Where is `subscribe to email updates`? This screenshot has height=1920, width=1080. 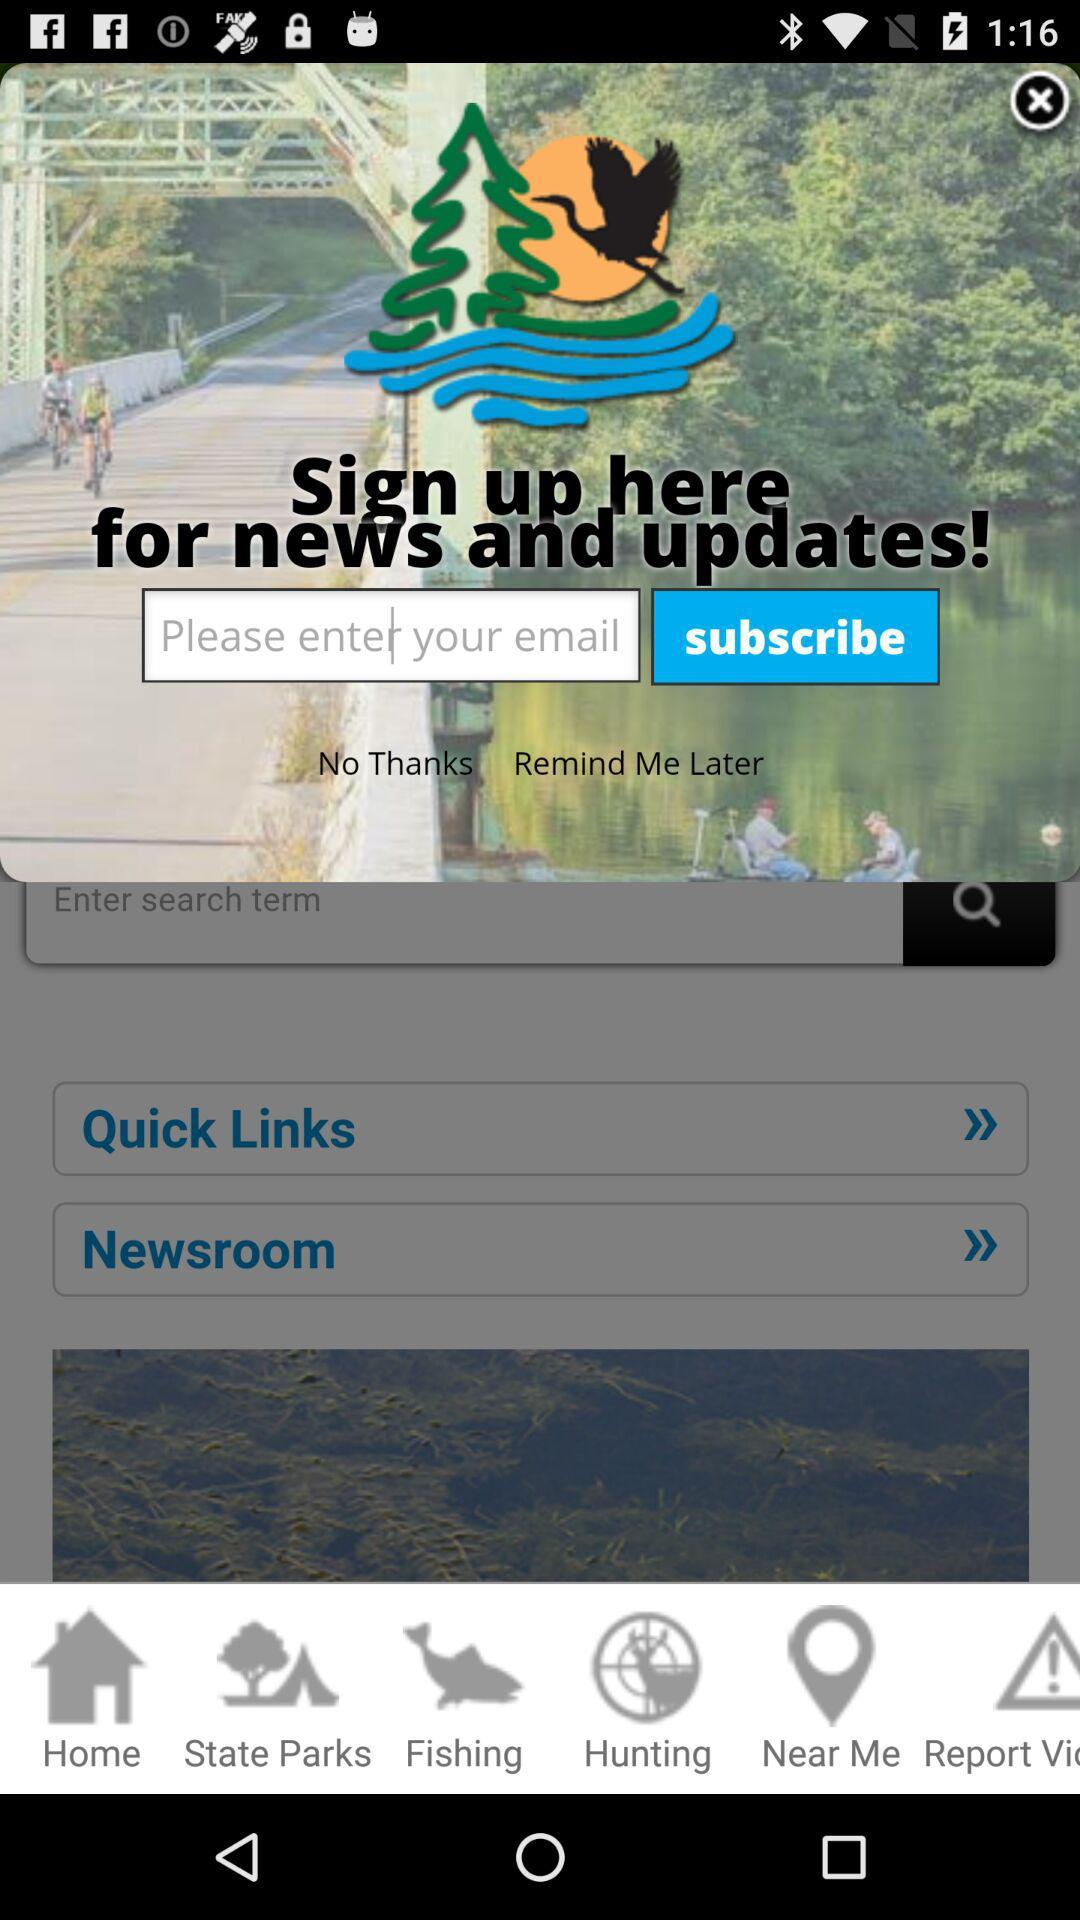 subscribe to email updates is located at coordinates (540, 829).